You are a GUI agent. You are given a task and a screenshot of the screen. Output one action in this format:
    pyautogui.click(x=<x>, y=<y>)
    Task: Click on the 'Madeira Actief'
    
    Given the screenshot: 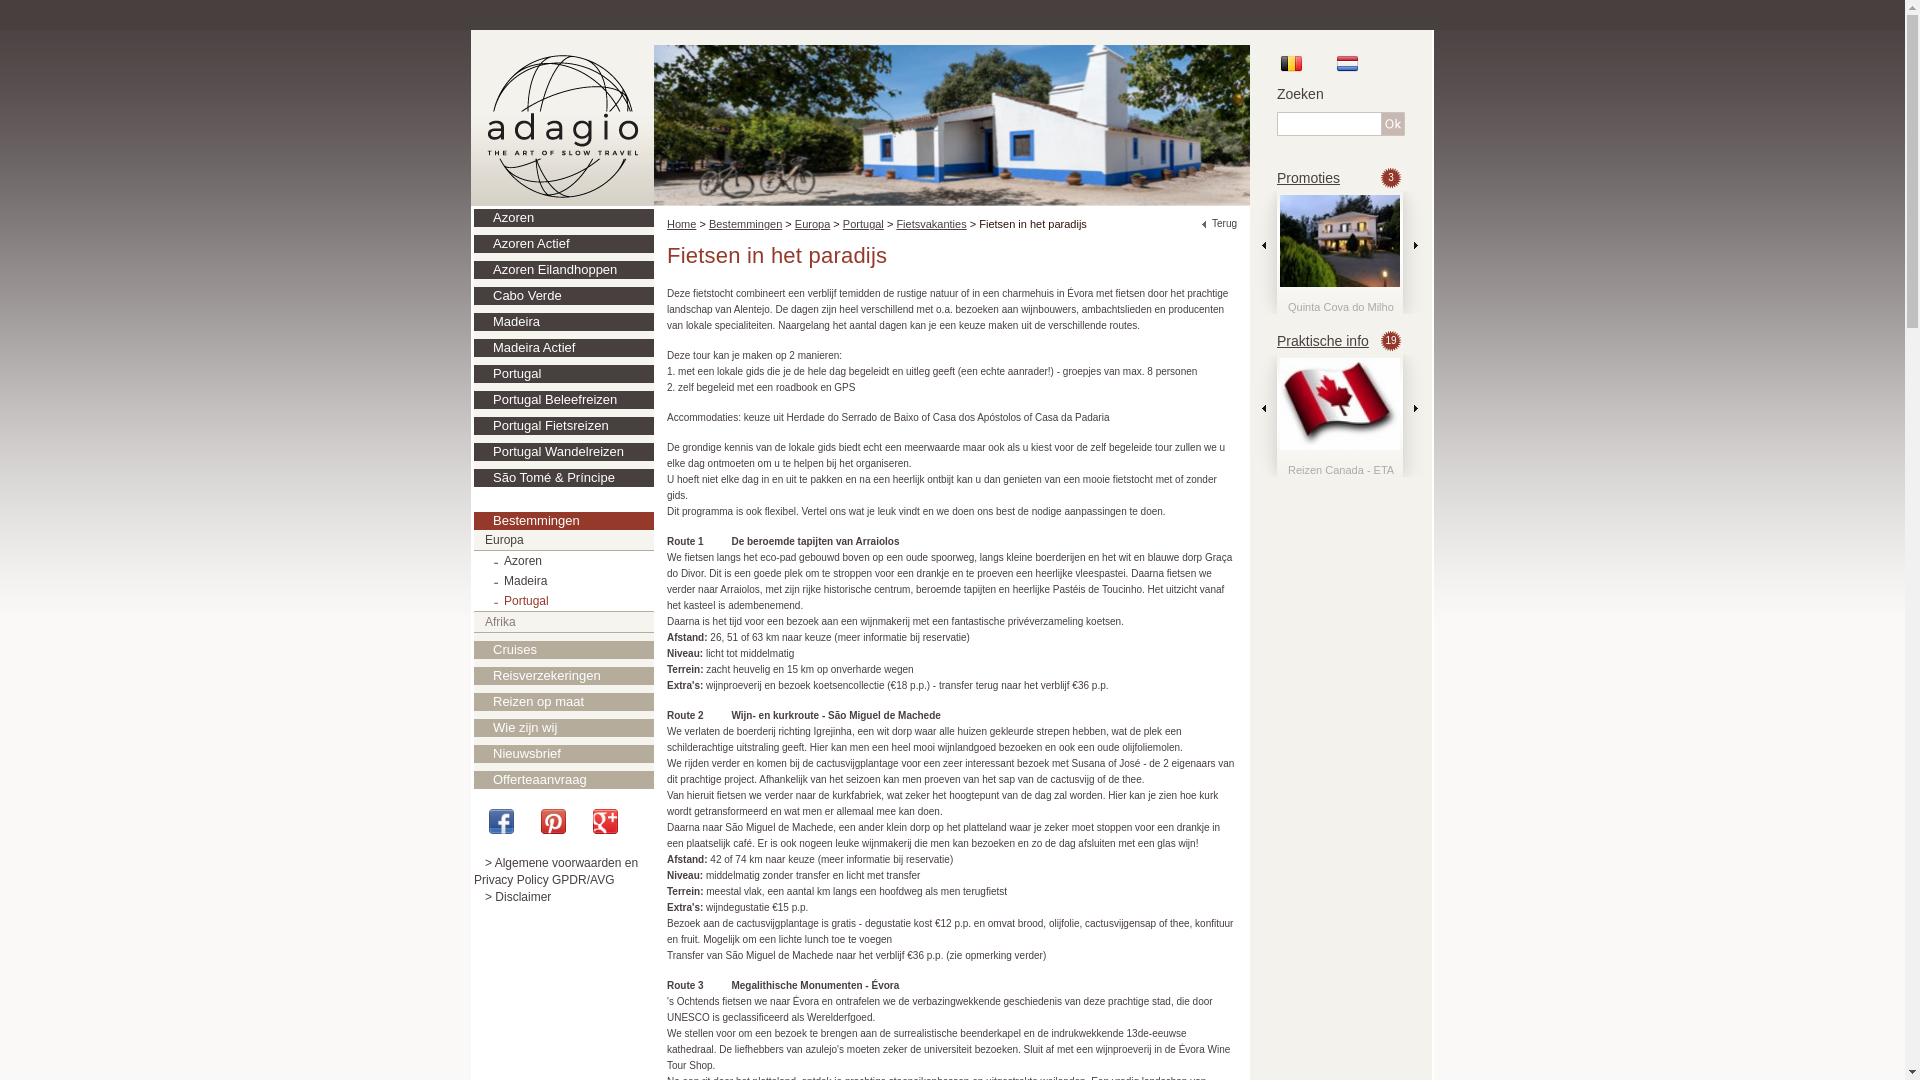 What is the action you would take?
    pyautogui.click(x=473, y=346)
    